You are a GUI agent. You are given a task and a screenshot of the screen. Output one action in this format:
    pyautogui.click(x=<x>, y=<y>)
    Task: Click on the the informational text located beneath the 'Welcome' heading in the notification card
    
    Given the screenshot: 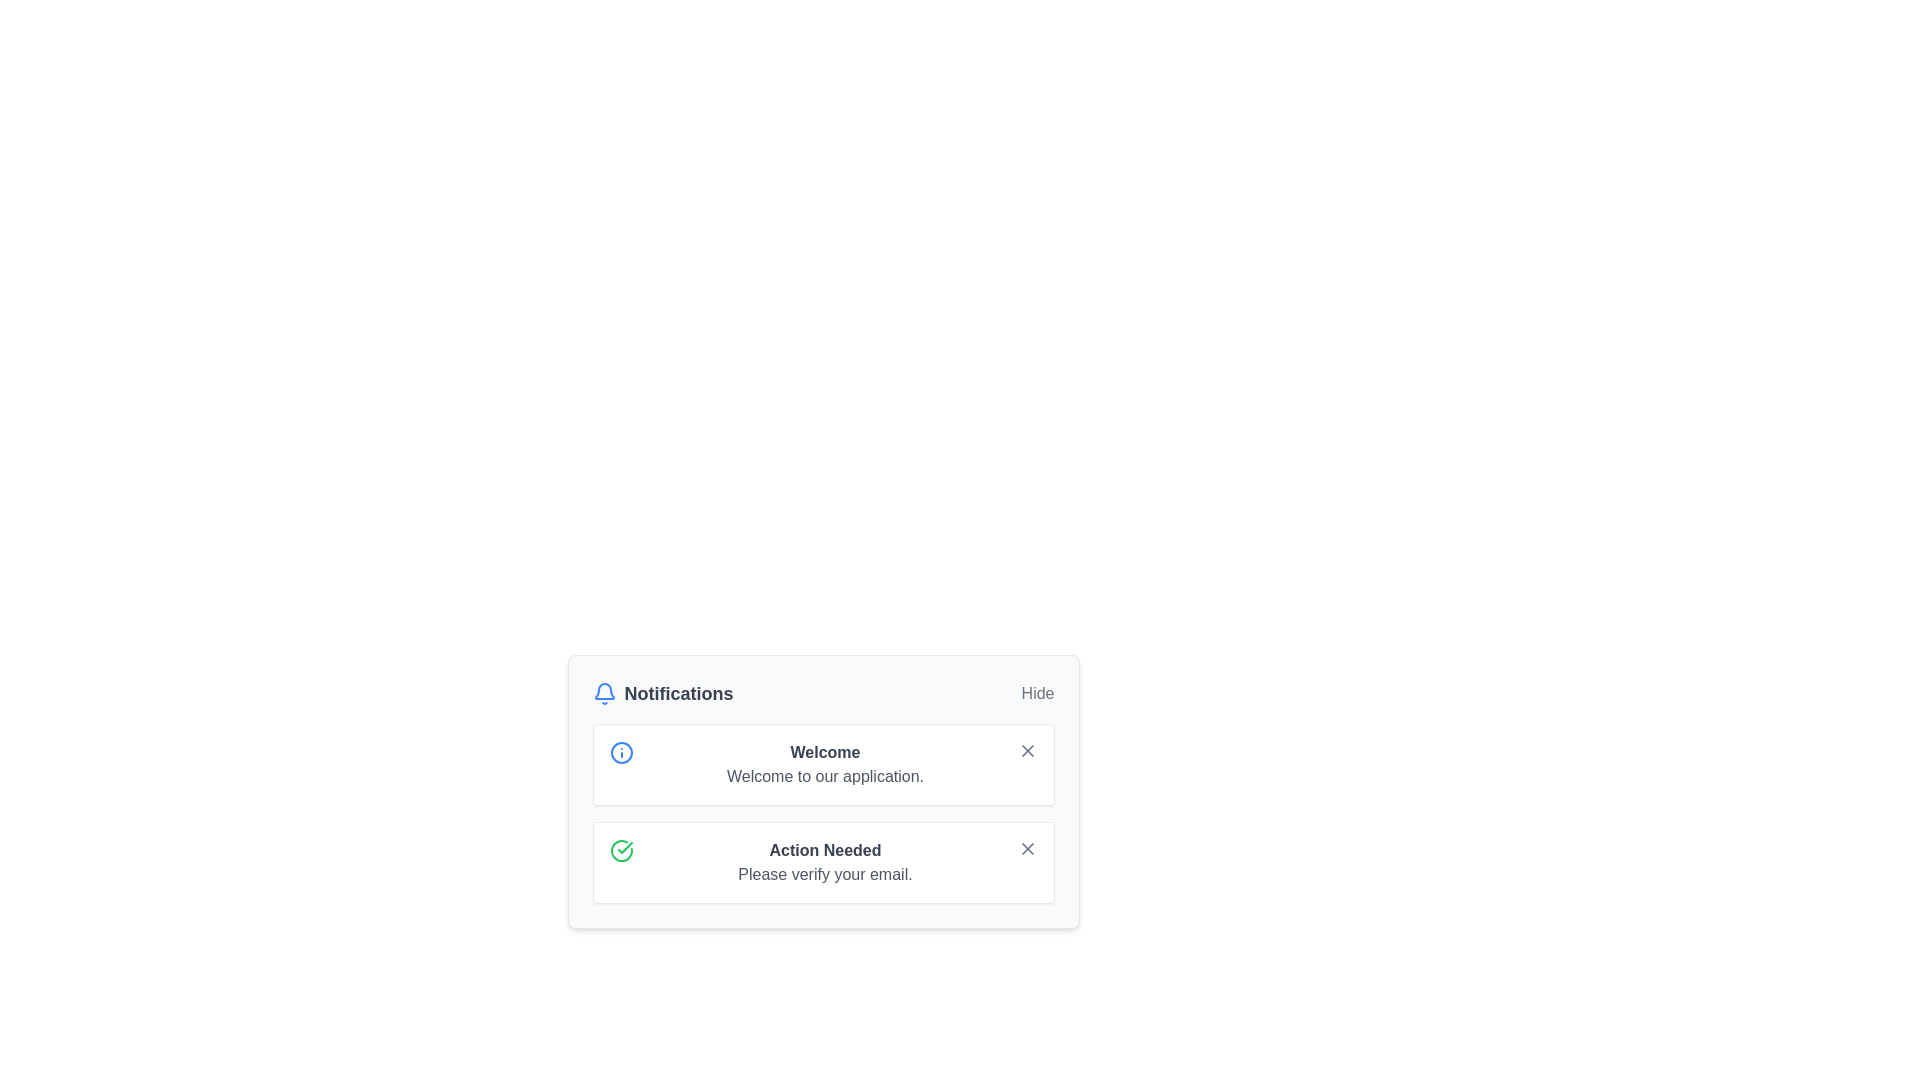 What is the action you would take?
    pyautogui.click(x=825, y=775)
    